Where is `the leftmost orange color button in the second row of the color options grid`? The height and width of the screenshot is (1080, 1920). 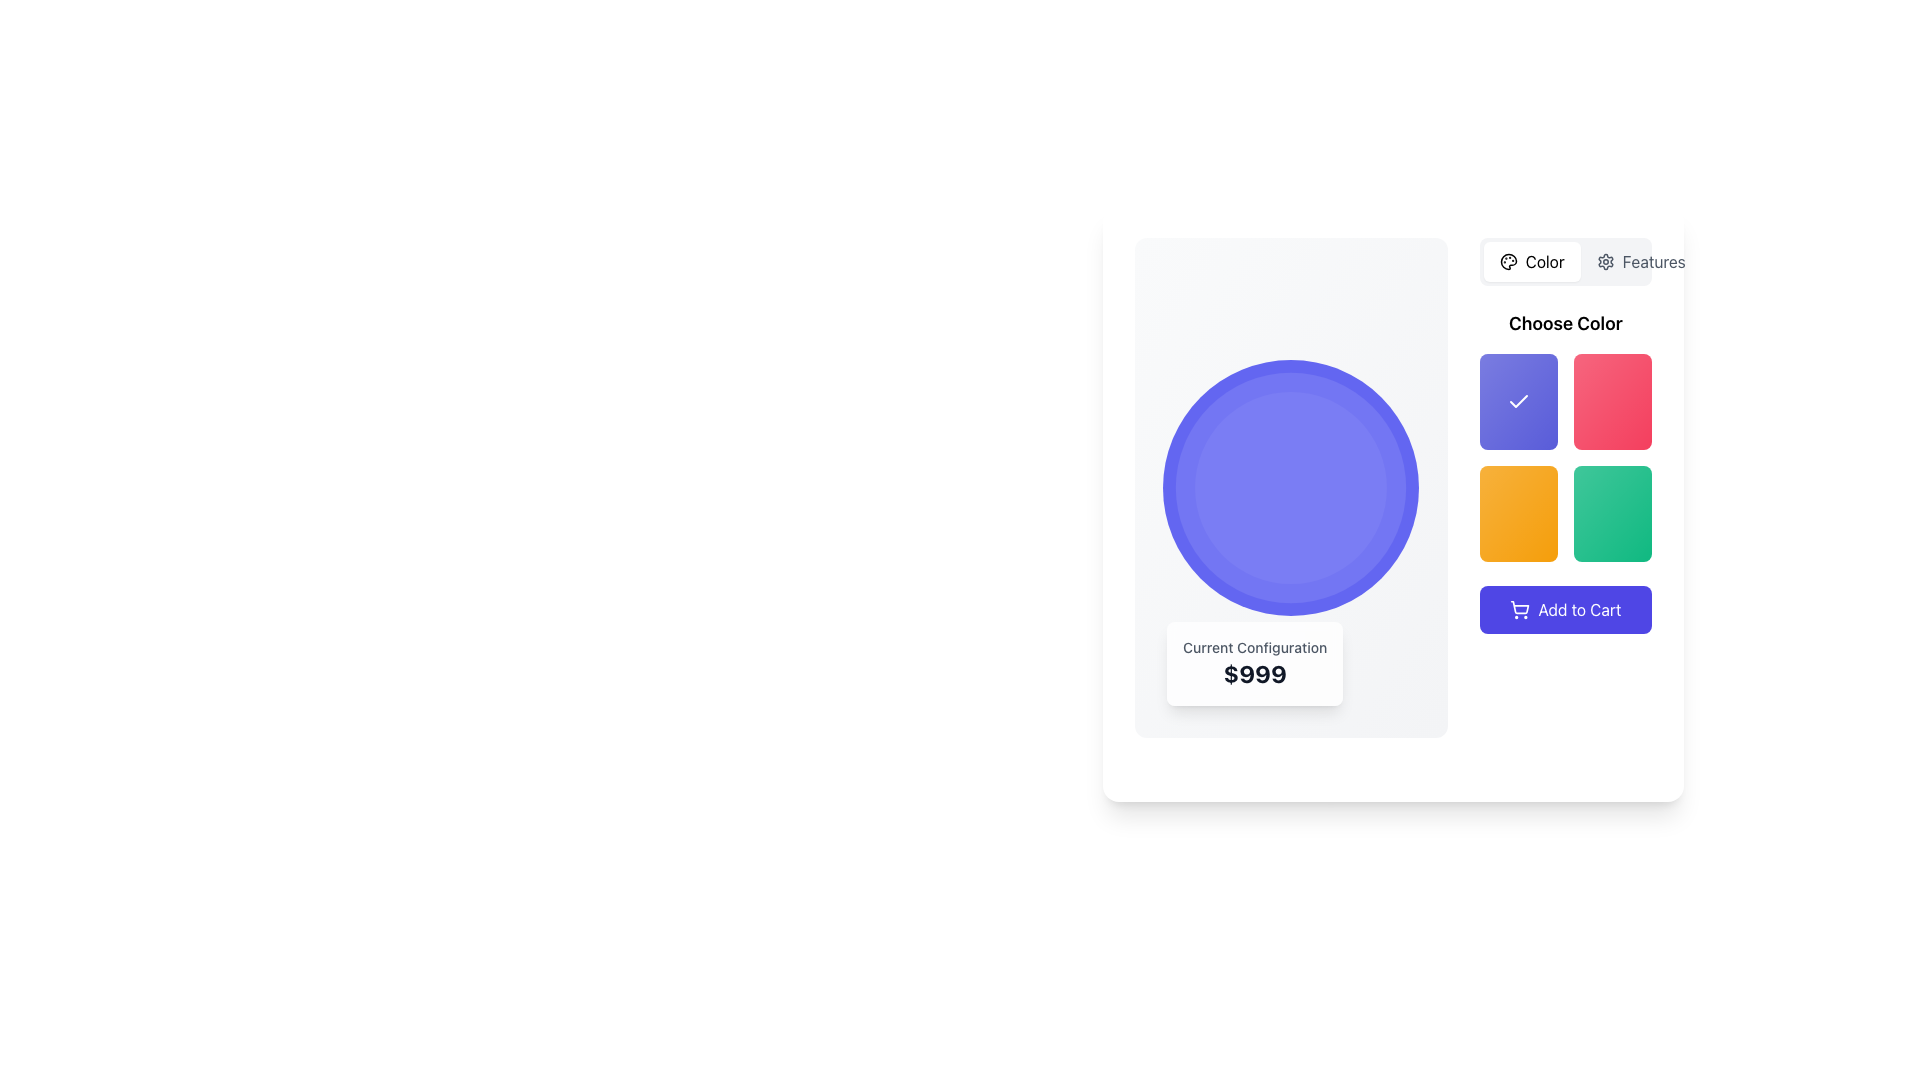 the leftmost orange color button in the second row of the color options grid is located at coordinates (1564, 488).